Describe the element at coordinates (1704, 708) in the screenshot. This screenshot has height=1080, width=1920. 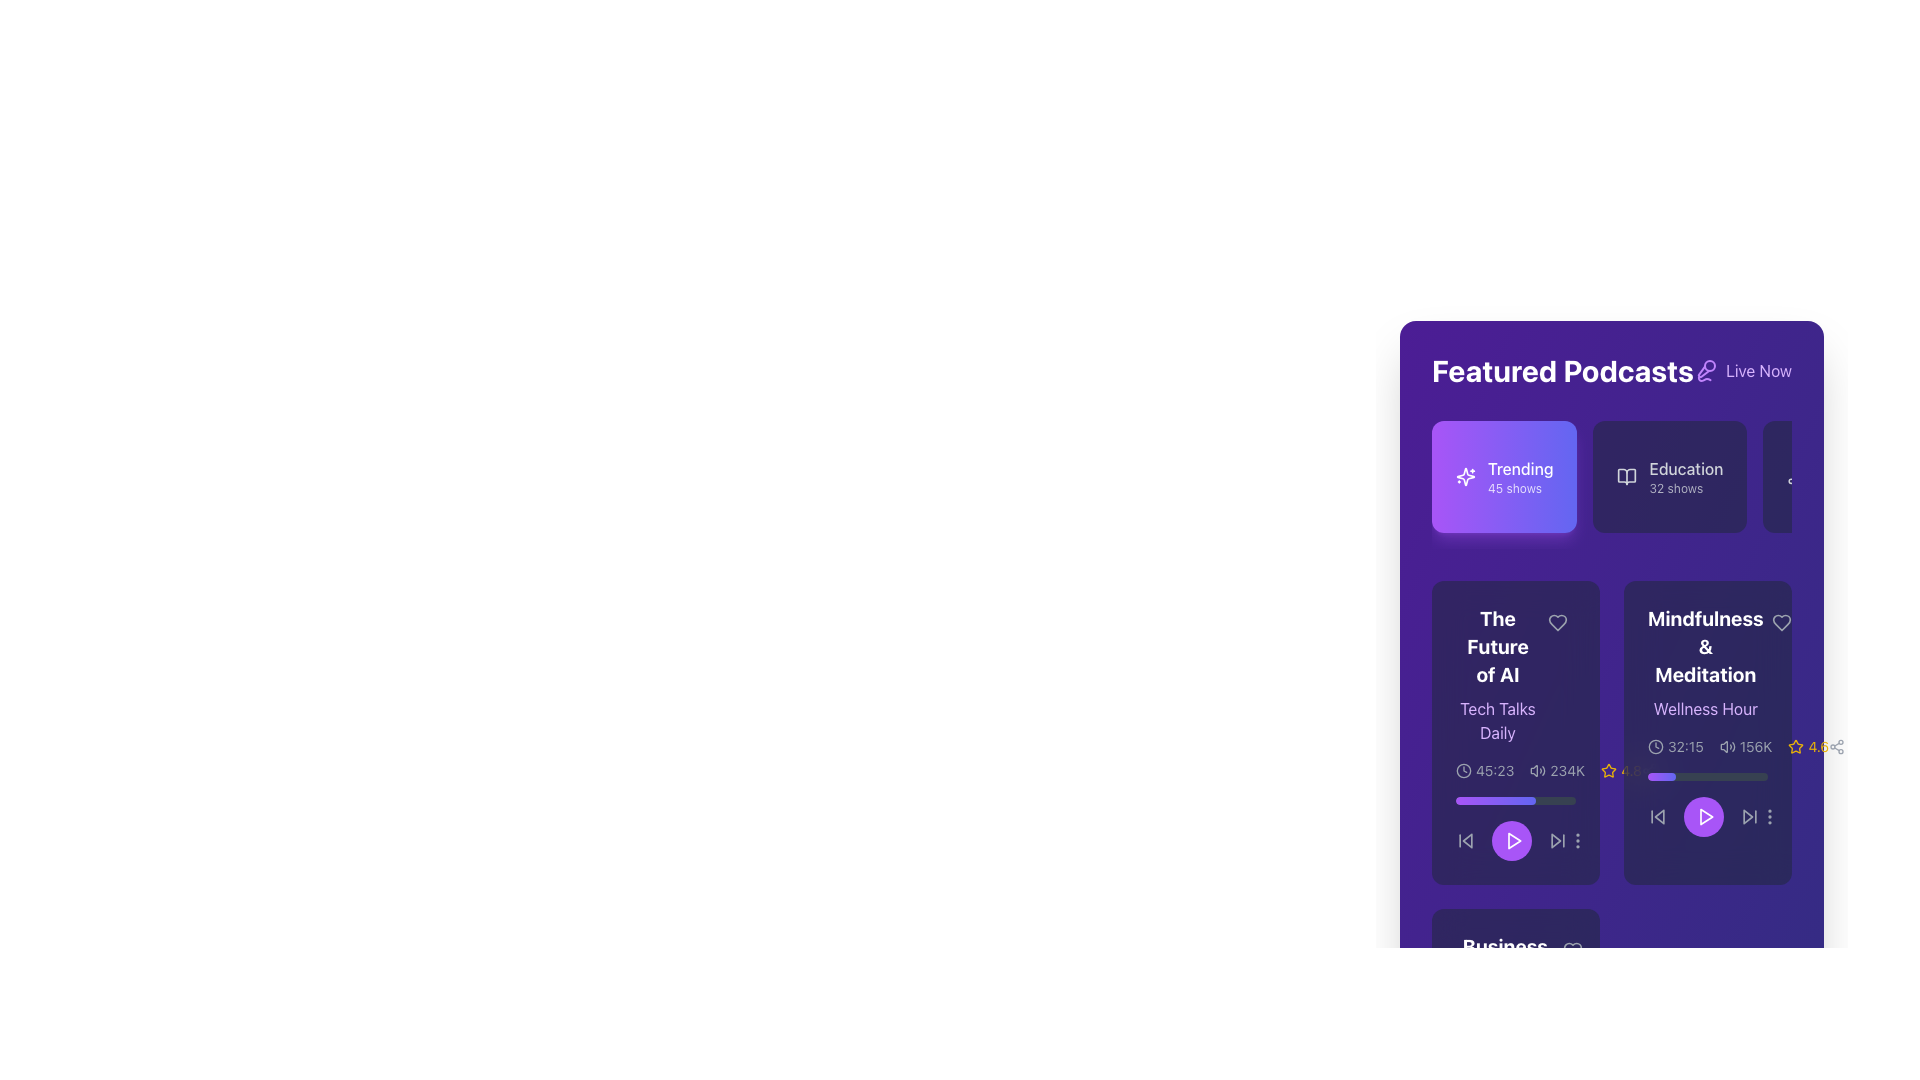
I see `the static text label displaying 'Wellness Hour' styled in light purple, located below 'Mindfulness & Meditation' in the 'Featured Podcasts' section` at that location.